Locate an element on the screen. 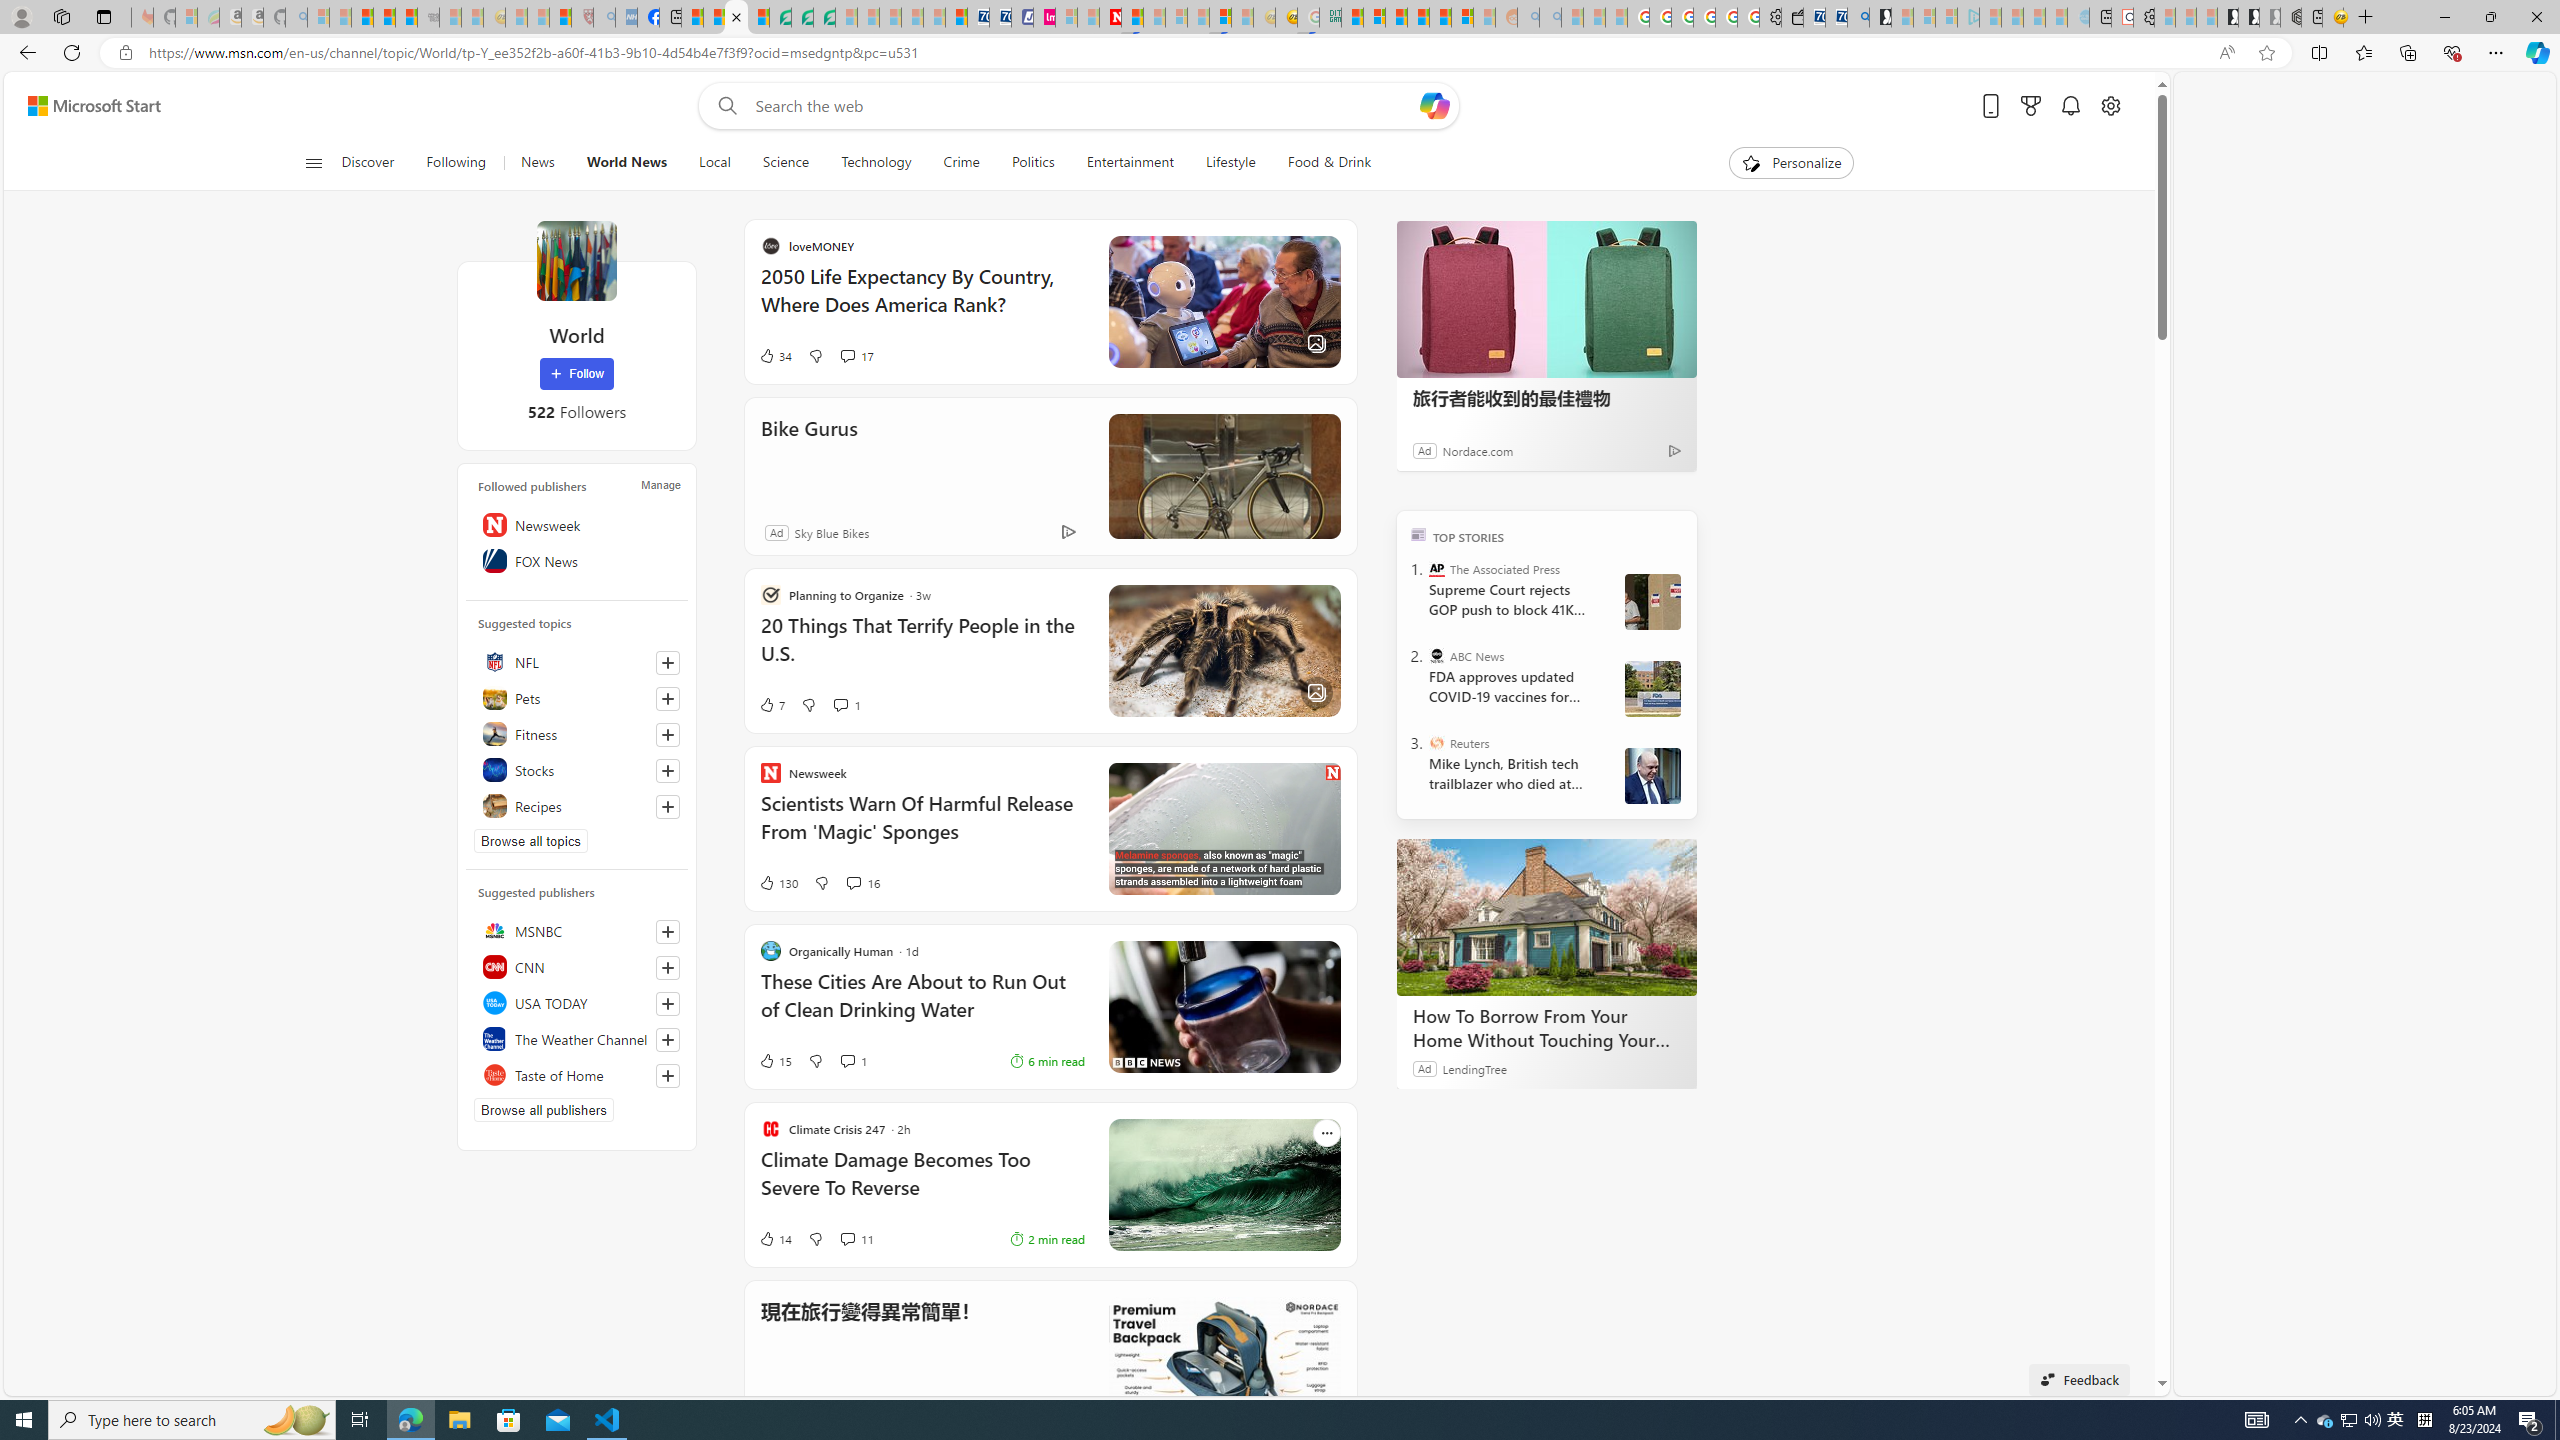 Image resolution: width=2560 pixels, height=1440 pixels. 'The Weather Channel' is located at coordinates (575, 1037).